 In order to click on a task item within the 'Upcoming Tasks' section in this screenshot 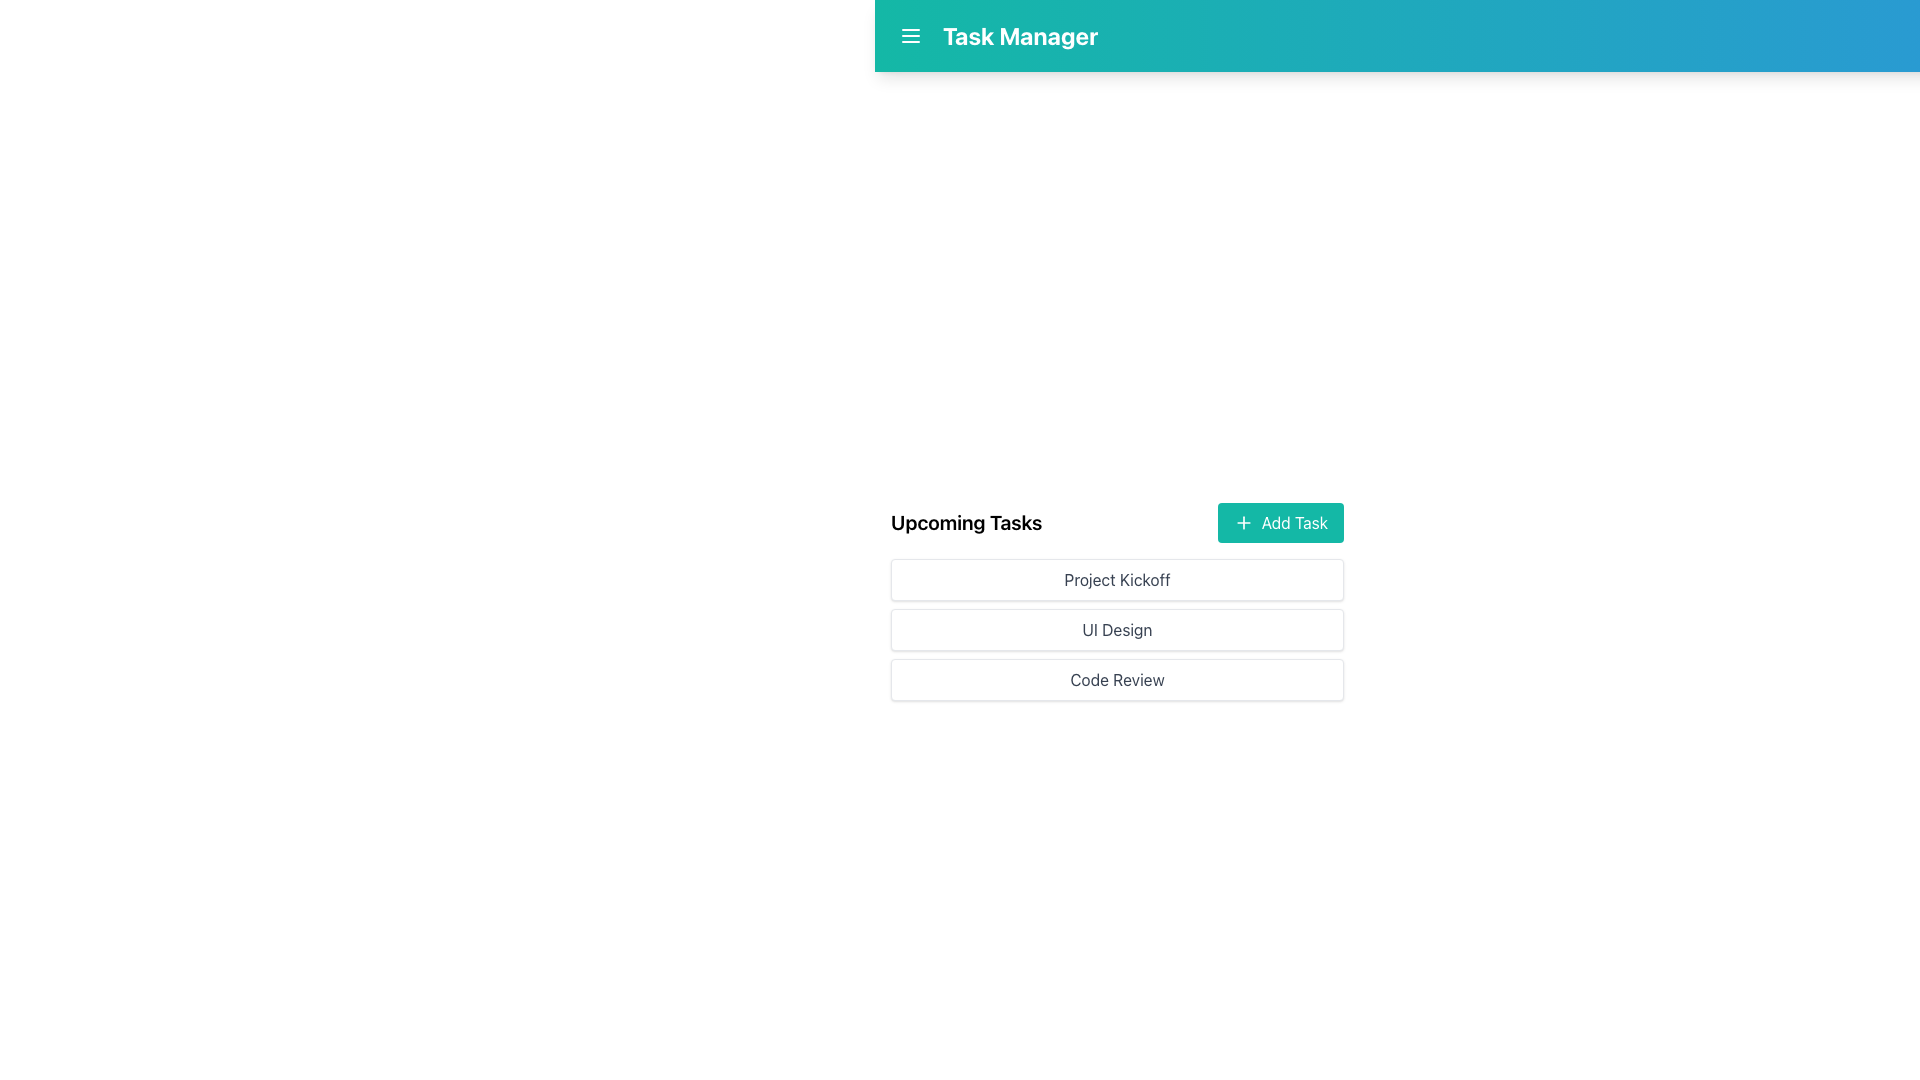, I will do `click(1116, 578)`.